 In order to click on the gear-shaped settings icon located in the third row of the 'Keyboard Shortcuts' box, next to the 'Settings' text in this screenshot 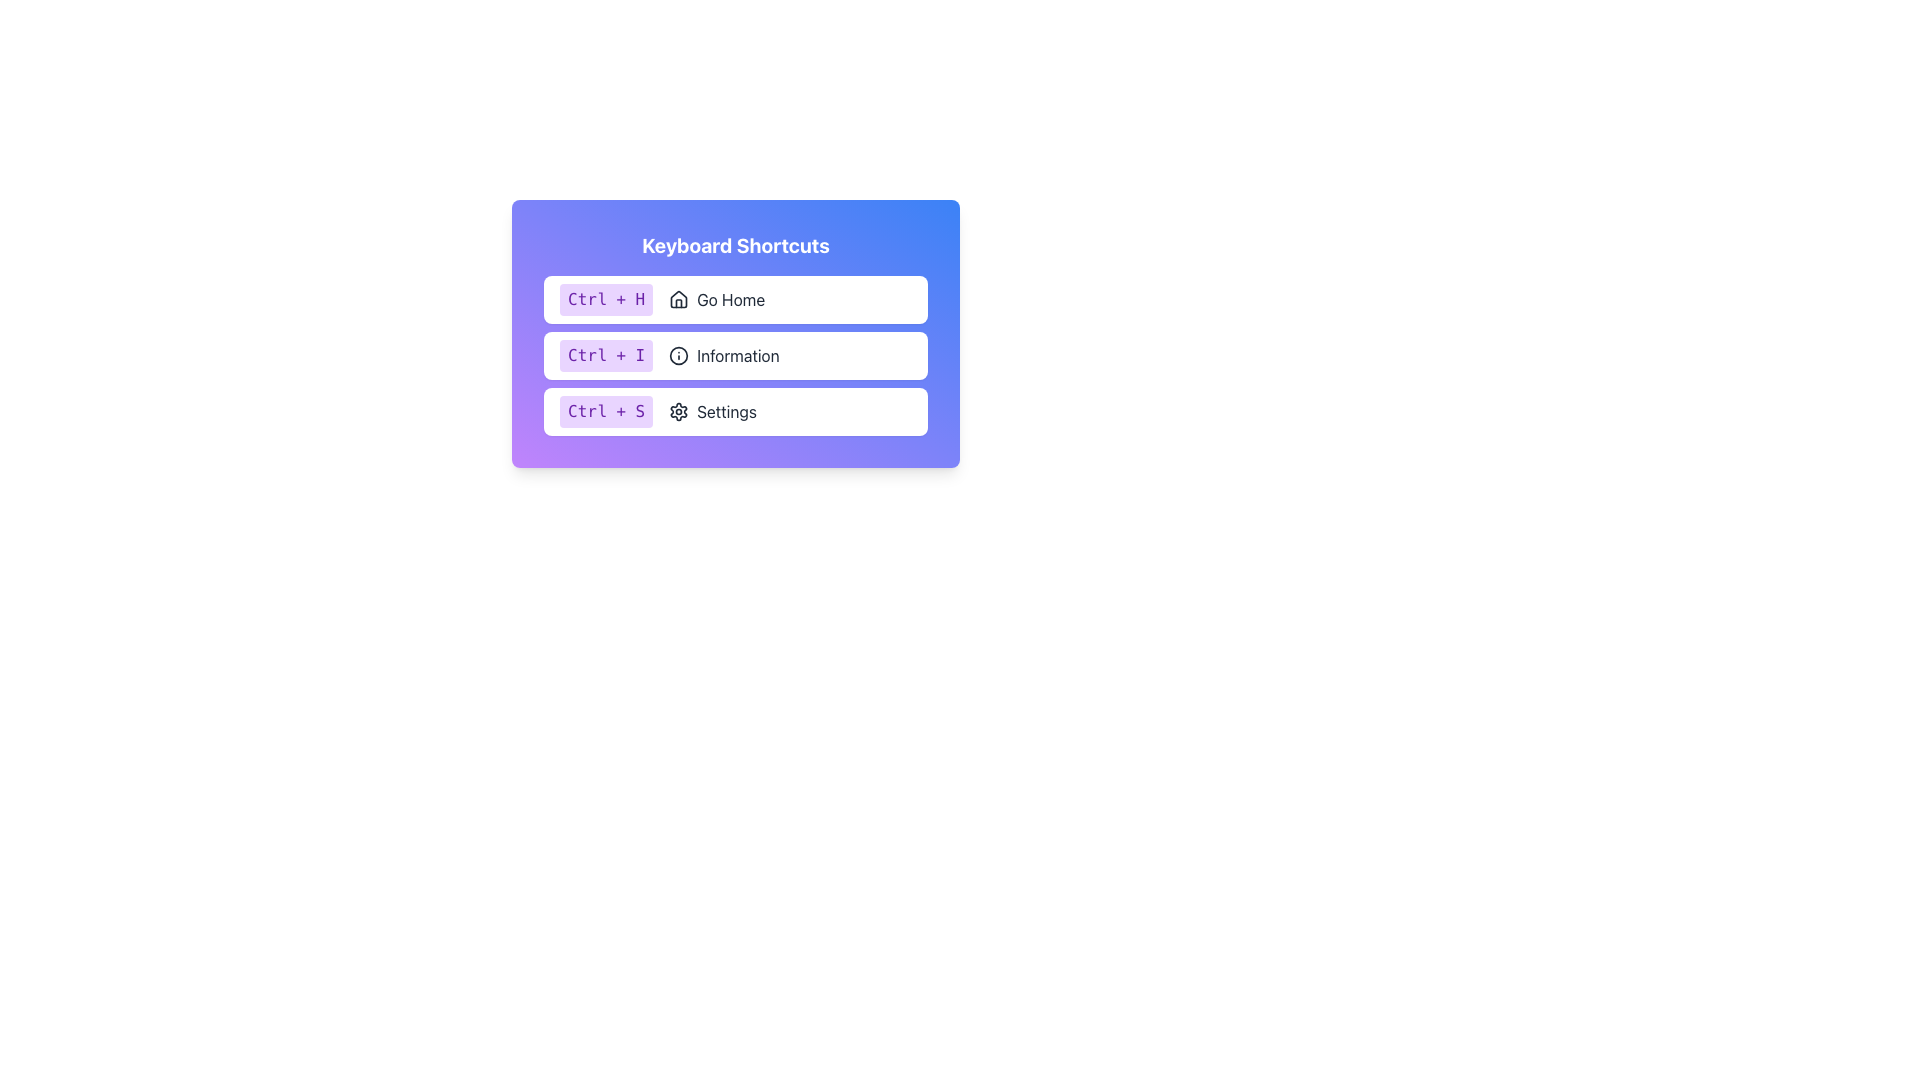, I will do `click(679, 411)`.